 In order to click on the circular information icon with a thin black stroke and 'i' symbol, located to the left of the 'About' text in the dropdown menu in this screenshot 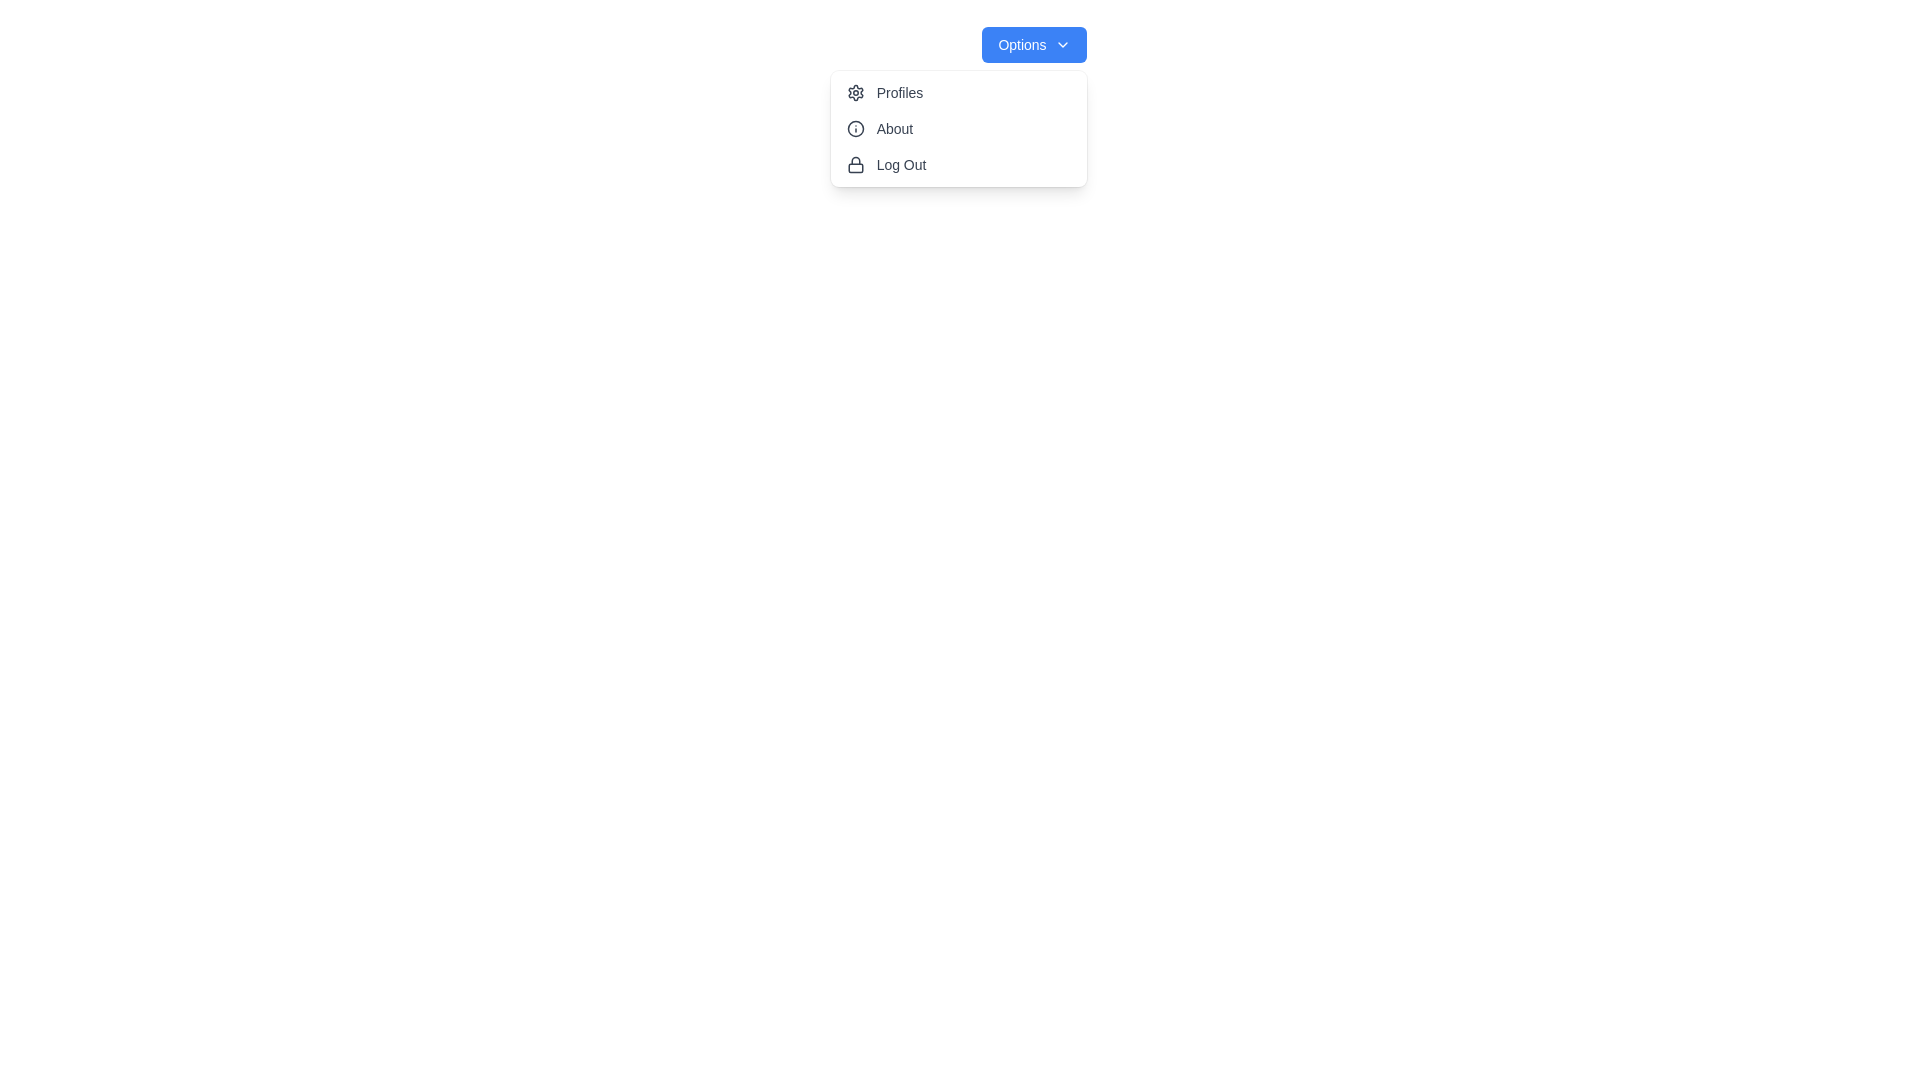, I will do `click(855, 128)`.